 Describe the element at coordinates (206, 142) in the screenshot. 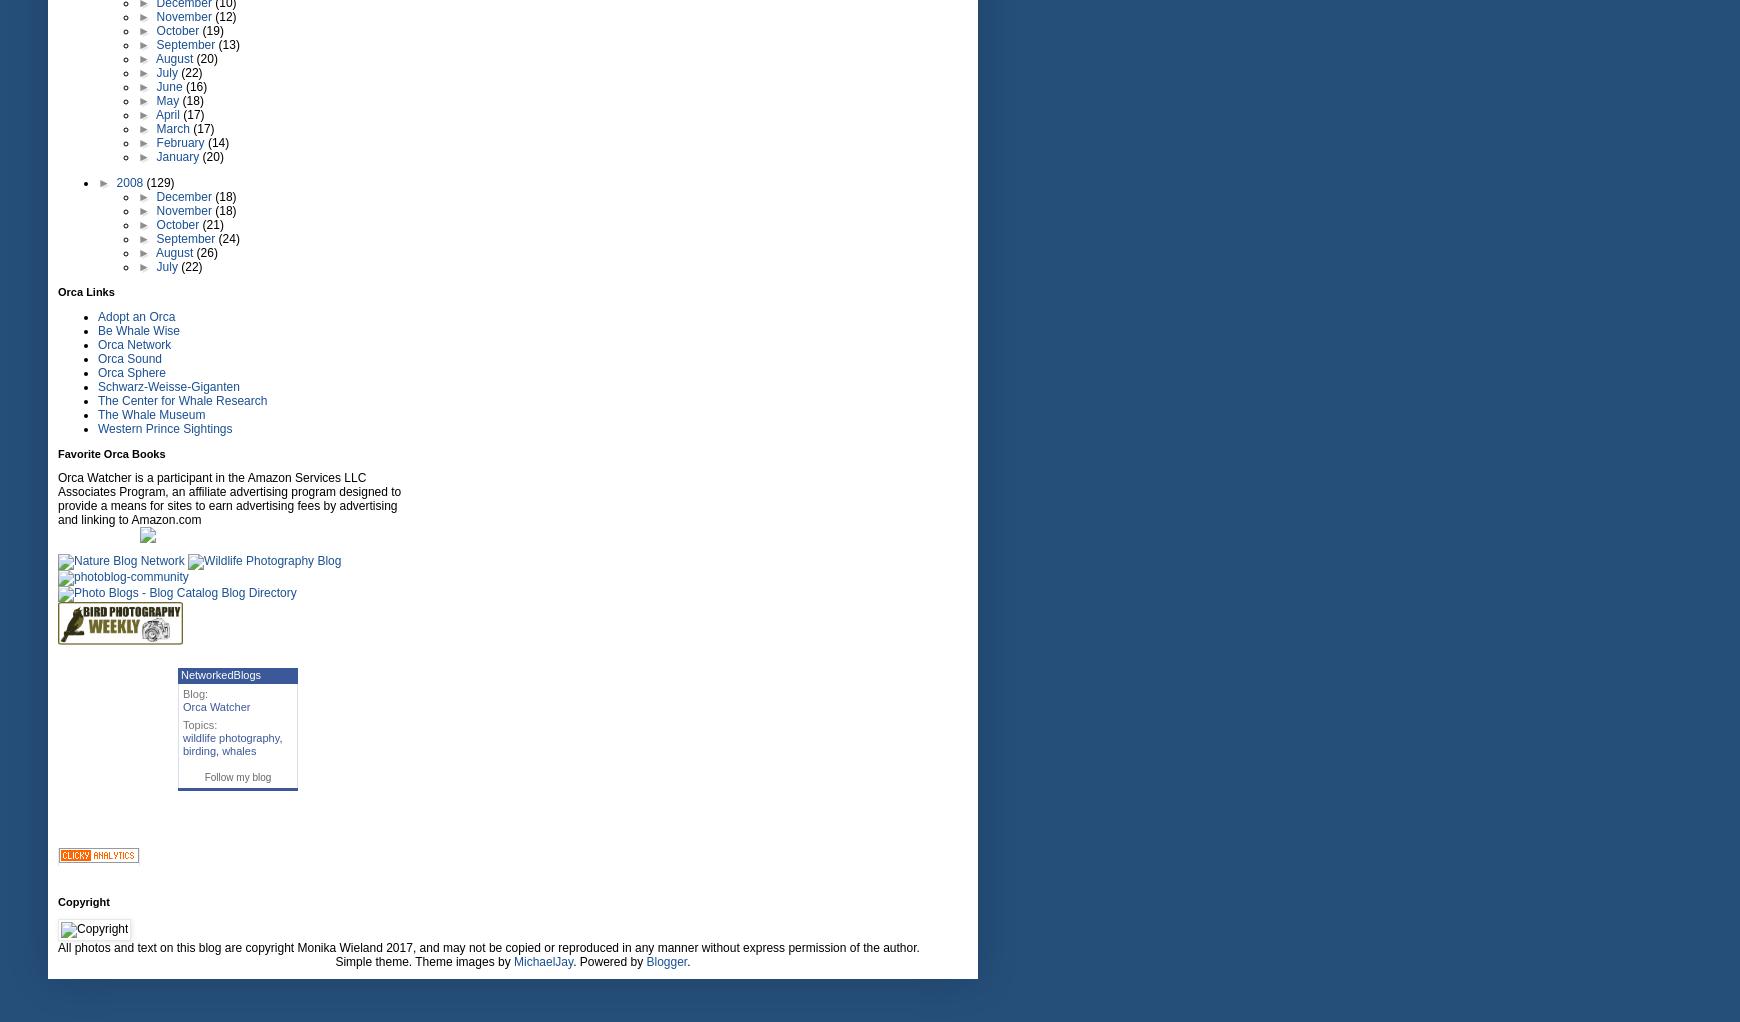

I see `'(14)'` at that location.